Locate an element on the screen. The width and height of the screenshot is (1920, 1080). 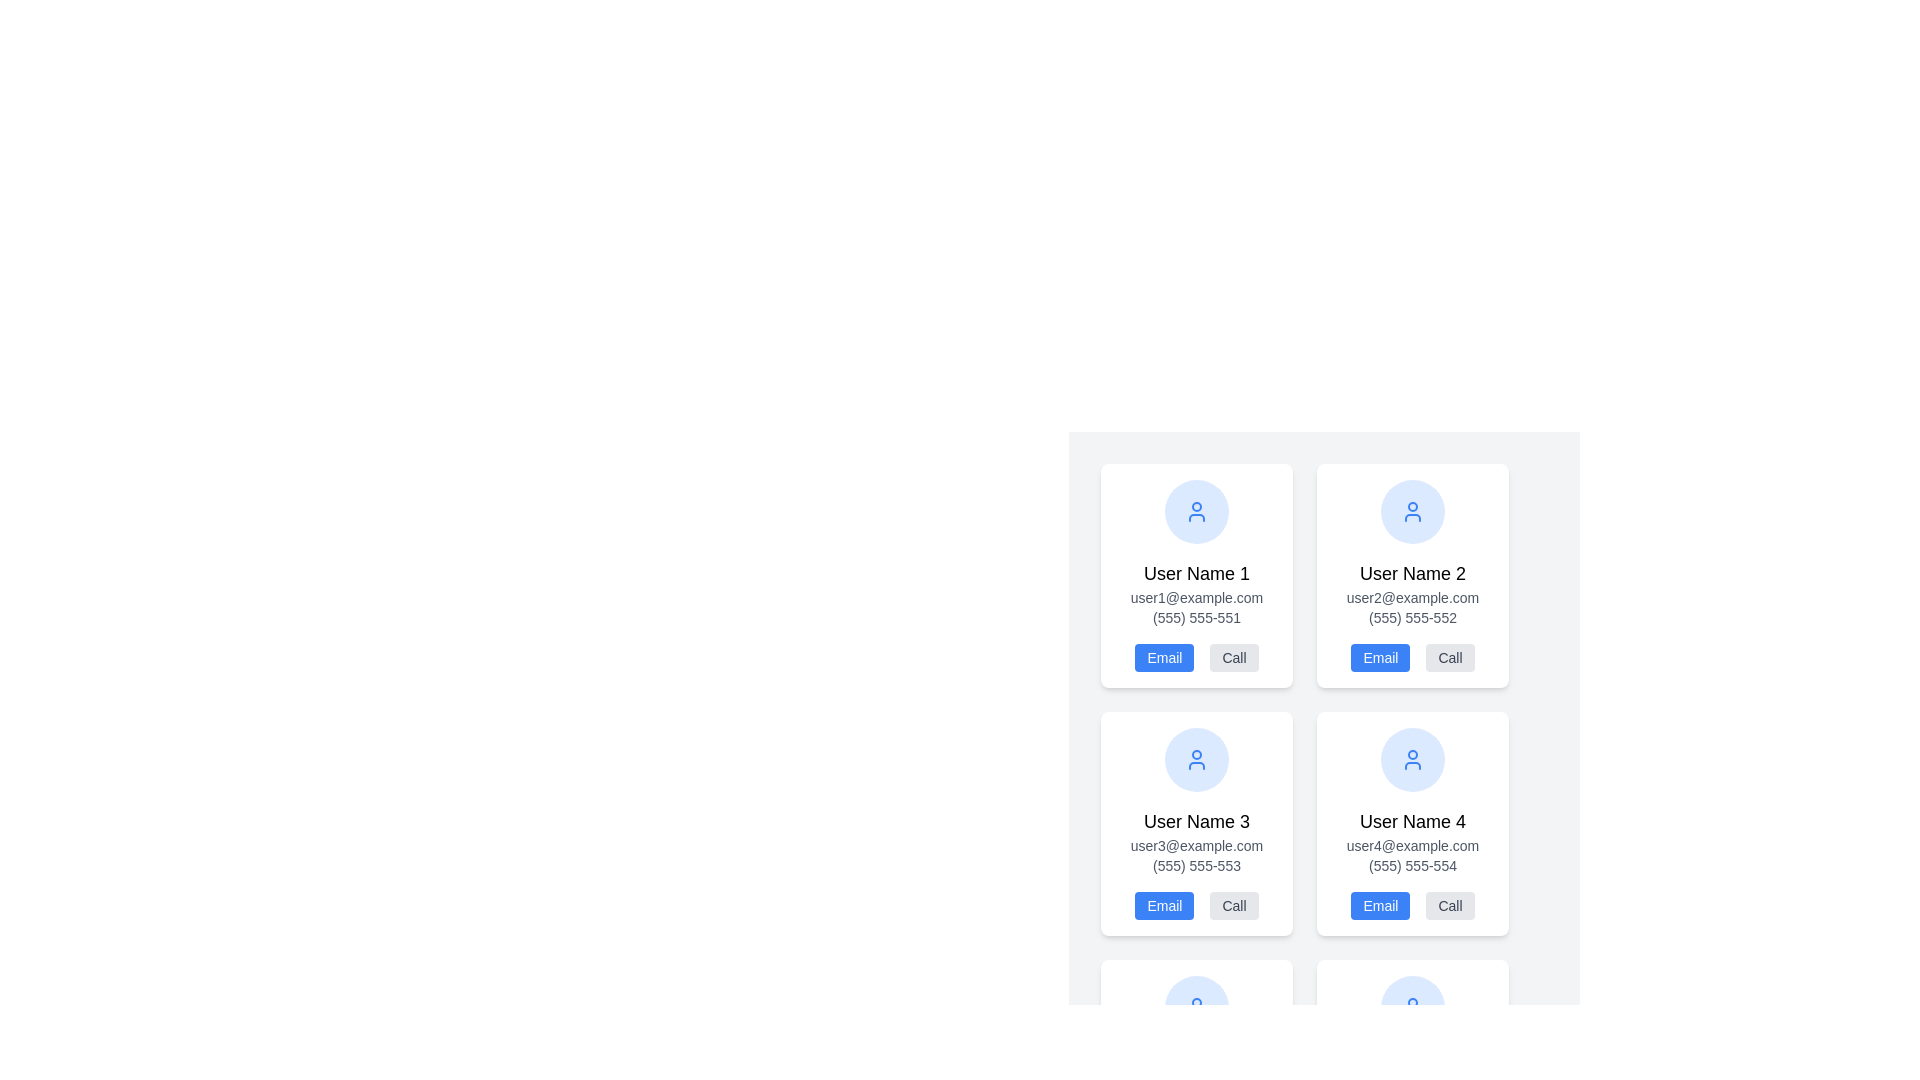
the static text displaying the phone number associated with 'User Name 3', located beneath the email address 'user3@example.com' and above the buttons labeled 'Email' and 'Call' is located at coordinates (1196, 865).